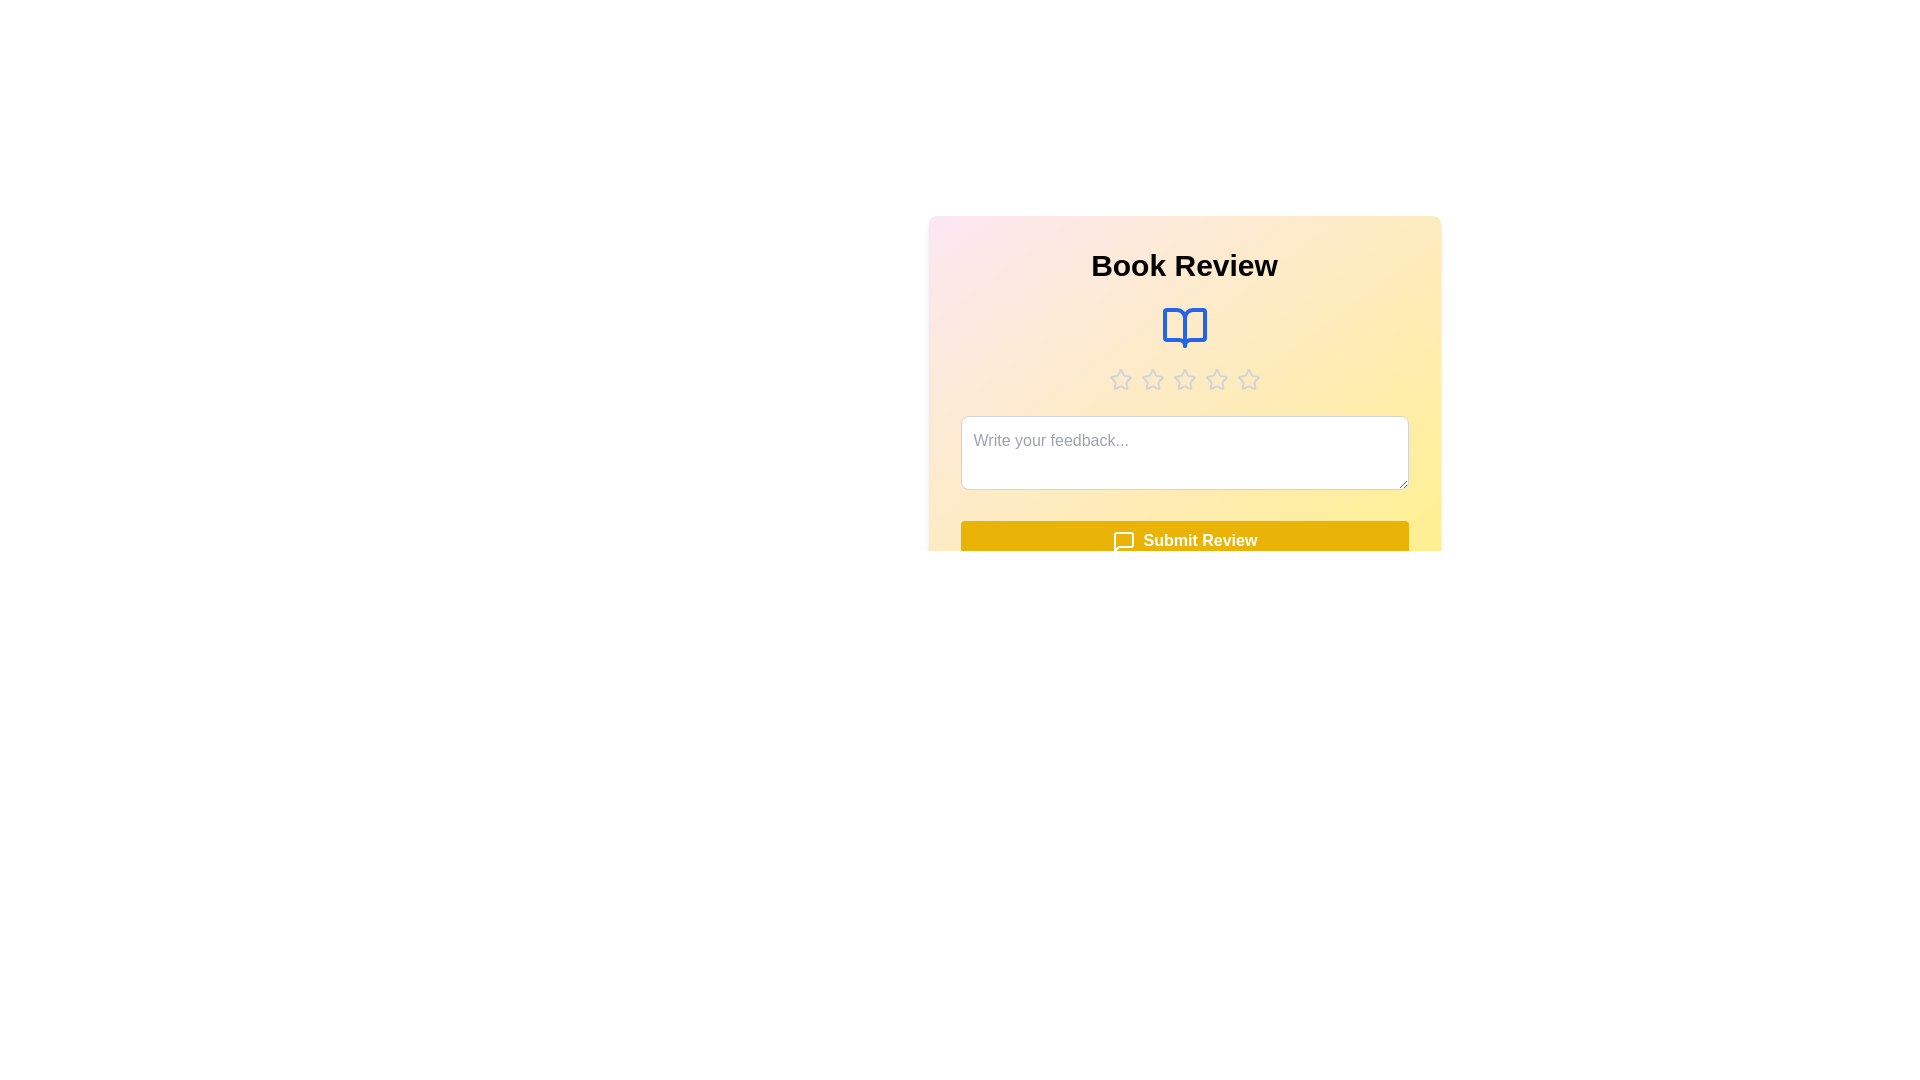 The height and width of the screenshot is (1080, 1920). Describe the element at coordinates (1184, 452) in the screenshot. I see `the text area to focus it and prepare for text input` at that location.